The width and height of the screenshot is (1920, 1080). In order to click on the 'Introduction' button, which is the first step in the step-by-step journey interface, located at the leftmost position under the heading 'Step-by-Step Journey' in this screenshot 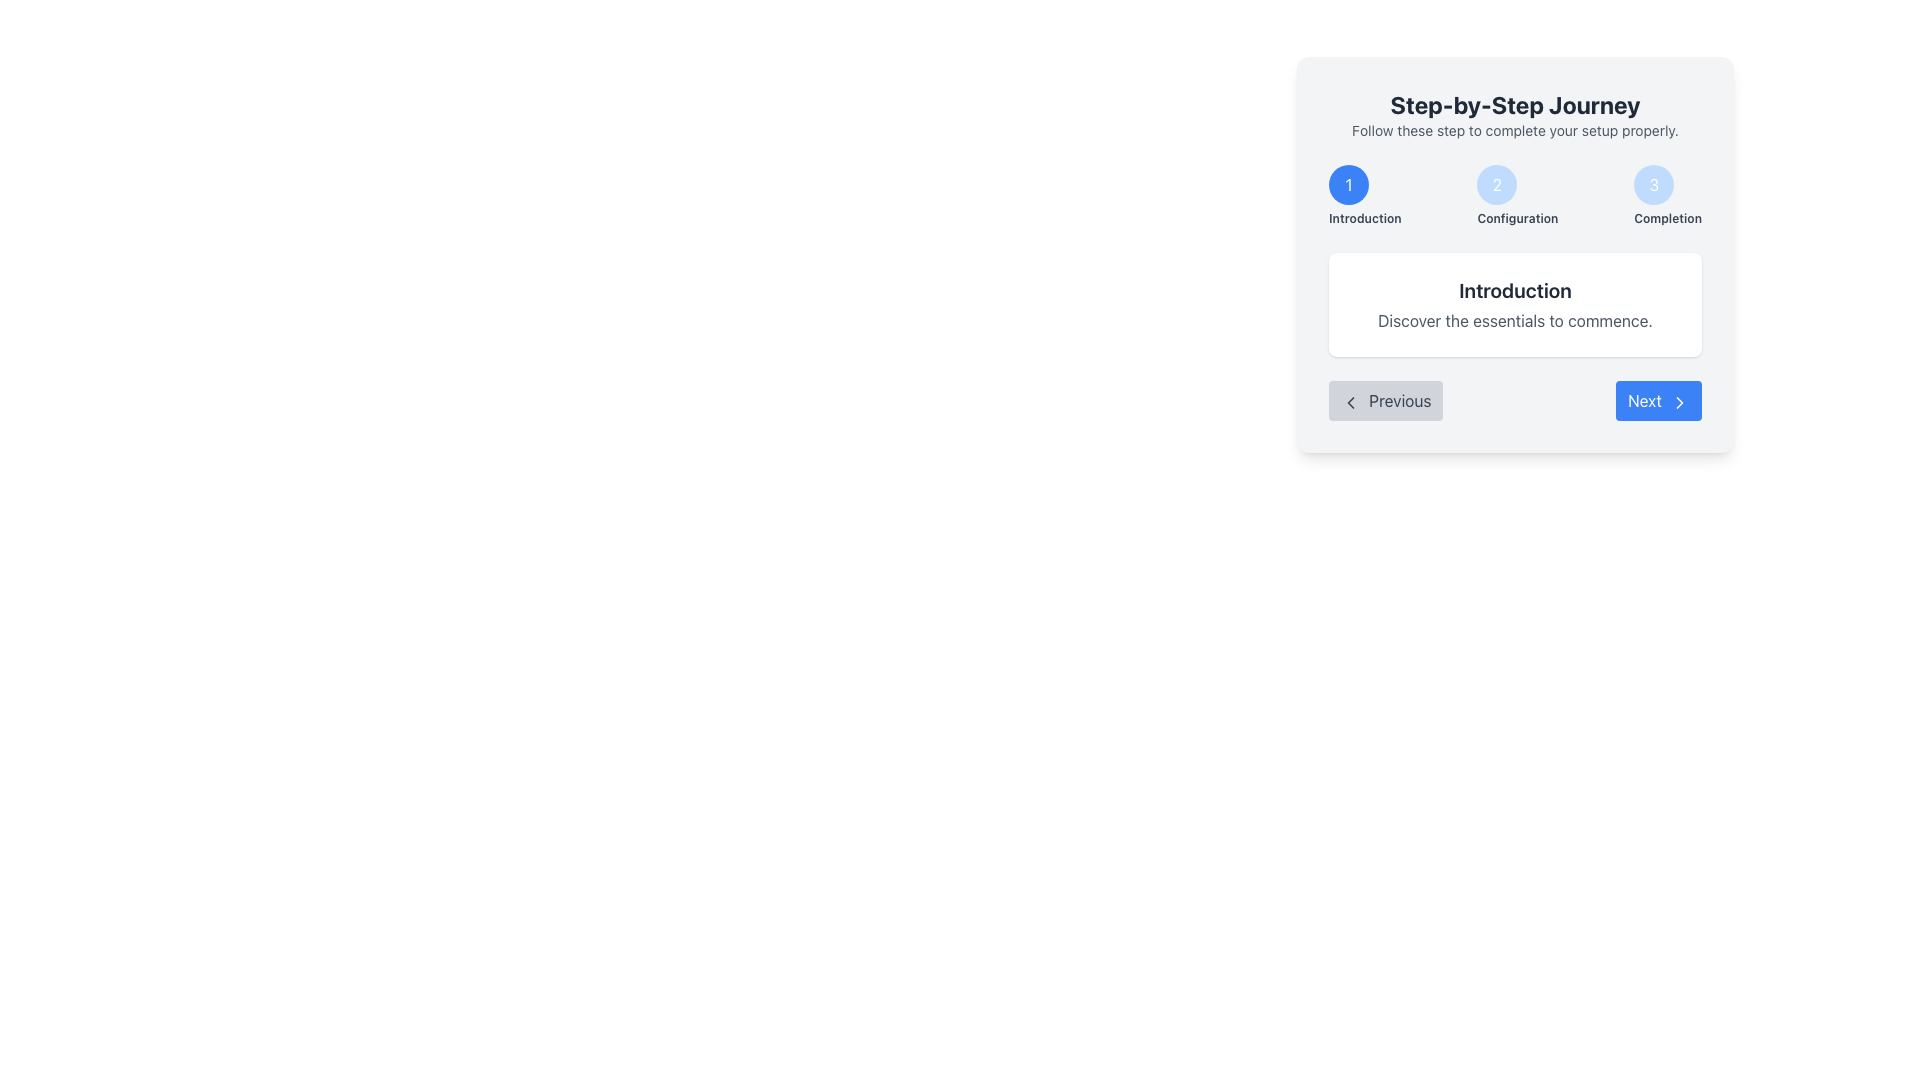, I will do `click(1348, 185)`.